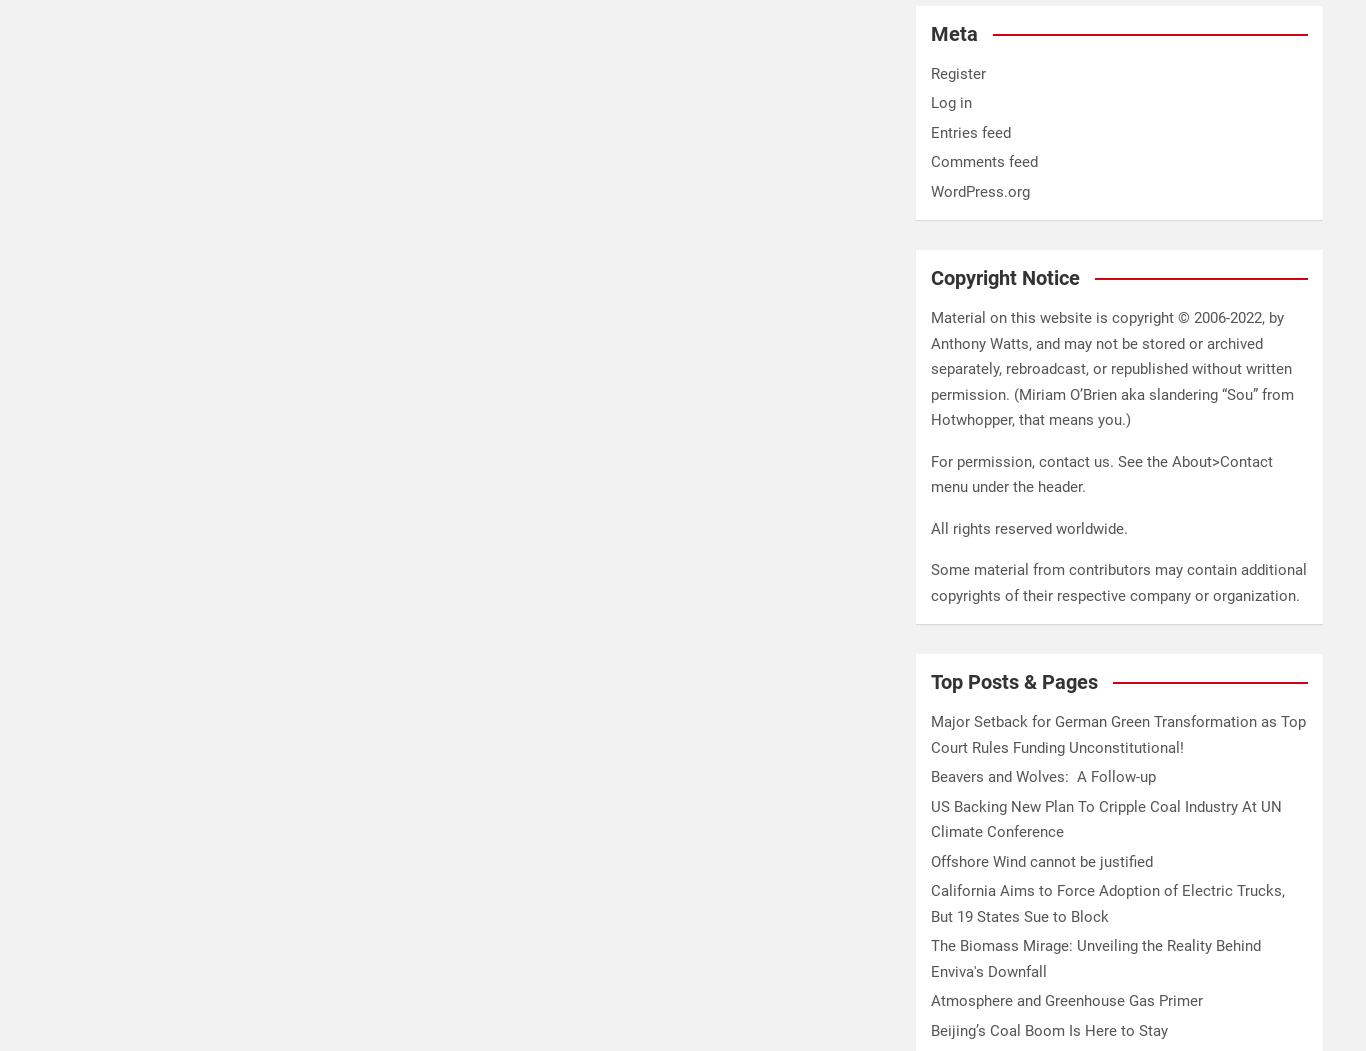 The image size is (1366, 1051). What do you see at coordinates (980, 190) in the screenshot?
I see `'WordPress.org'` at bounding box center [980, 190].